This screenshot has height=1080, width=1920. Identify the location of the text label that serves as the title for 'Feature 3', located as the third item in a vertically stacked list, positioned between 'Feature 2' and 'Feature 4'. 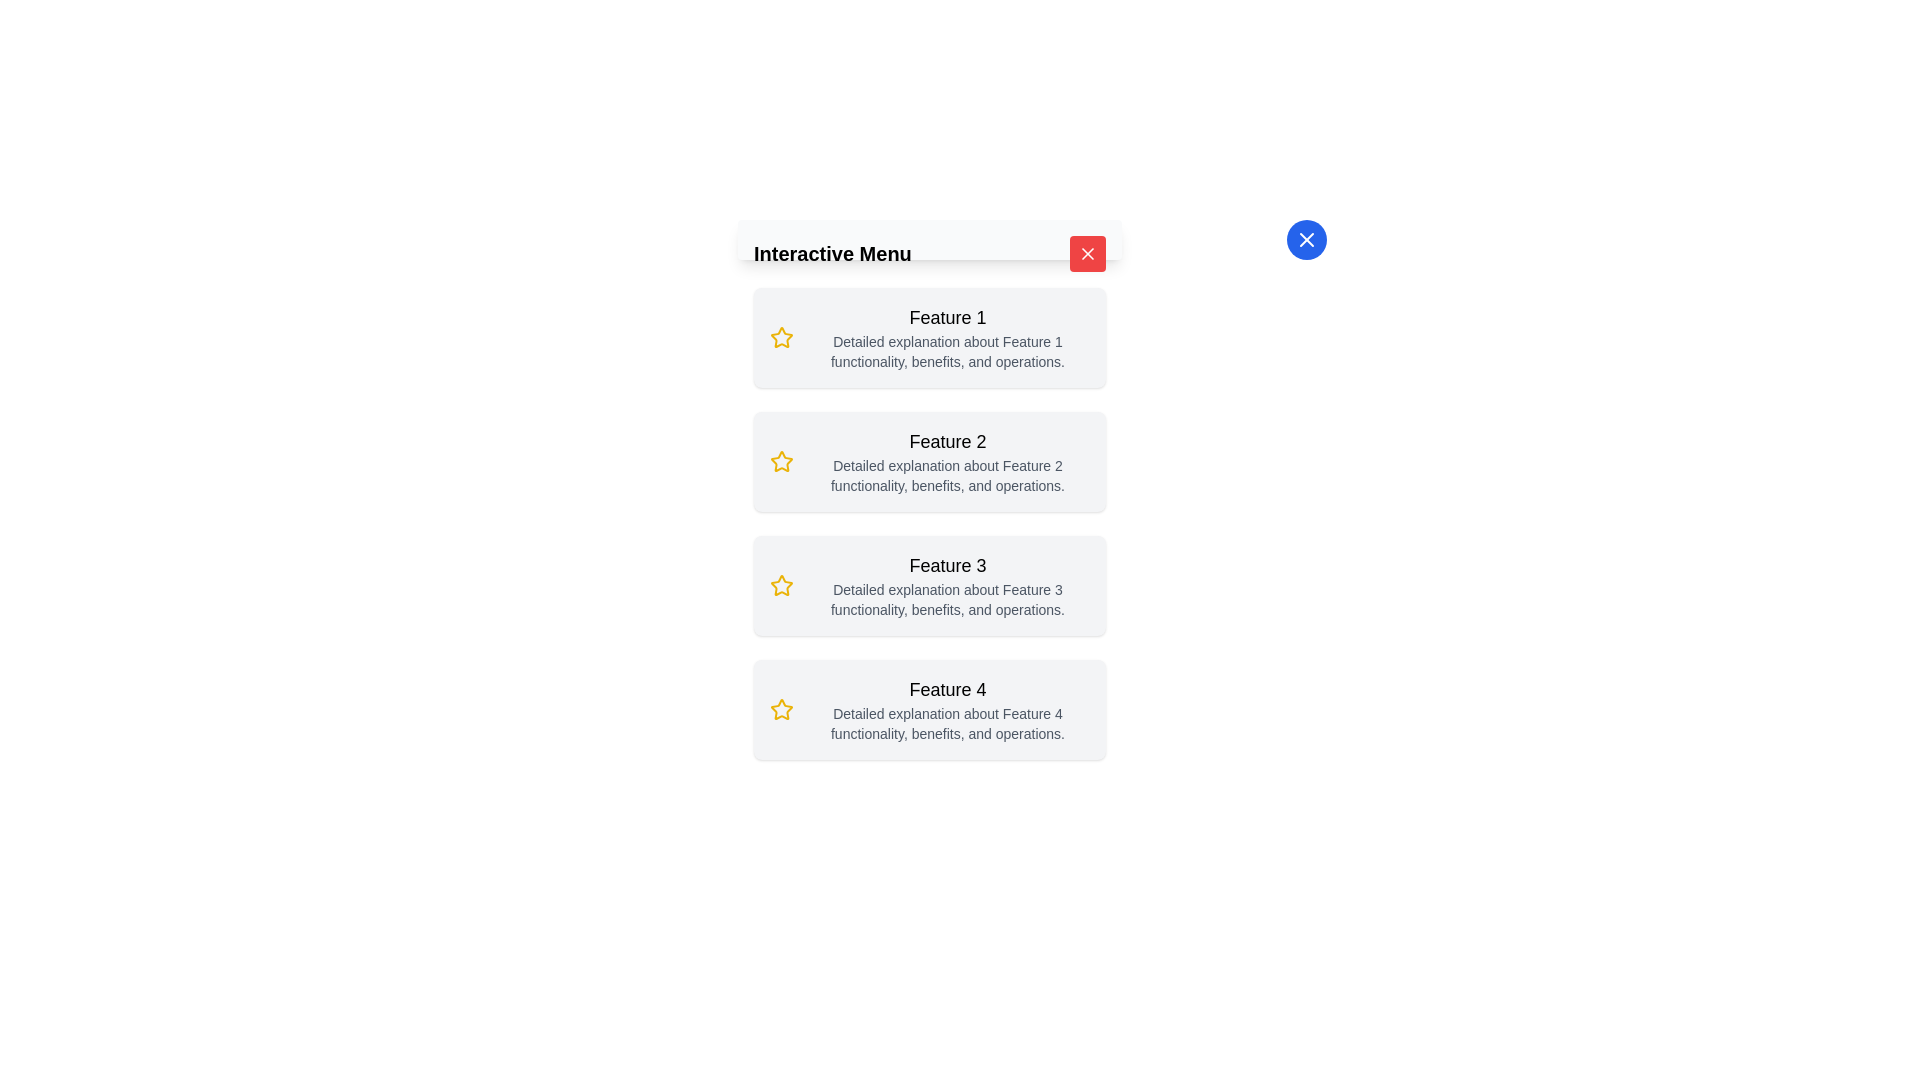
(947, 566).